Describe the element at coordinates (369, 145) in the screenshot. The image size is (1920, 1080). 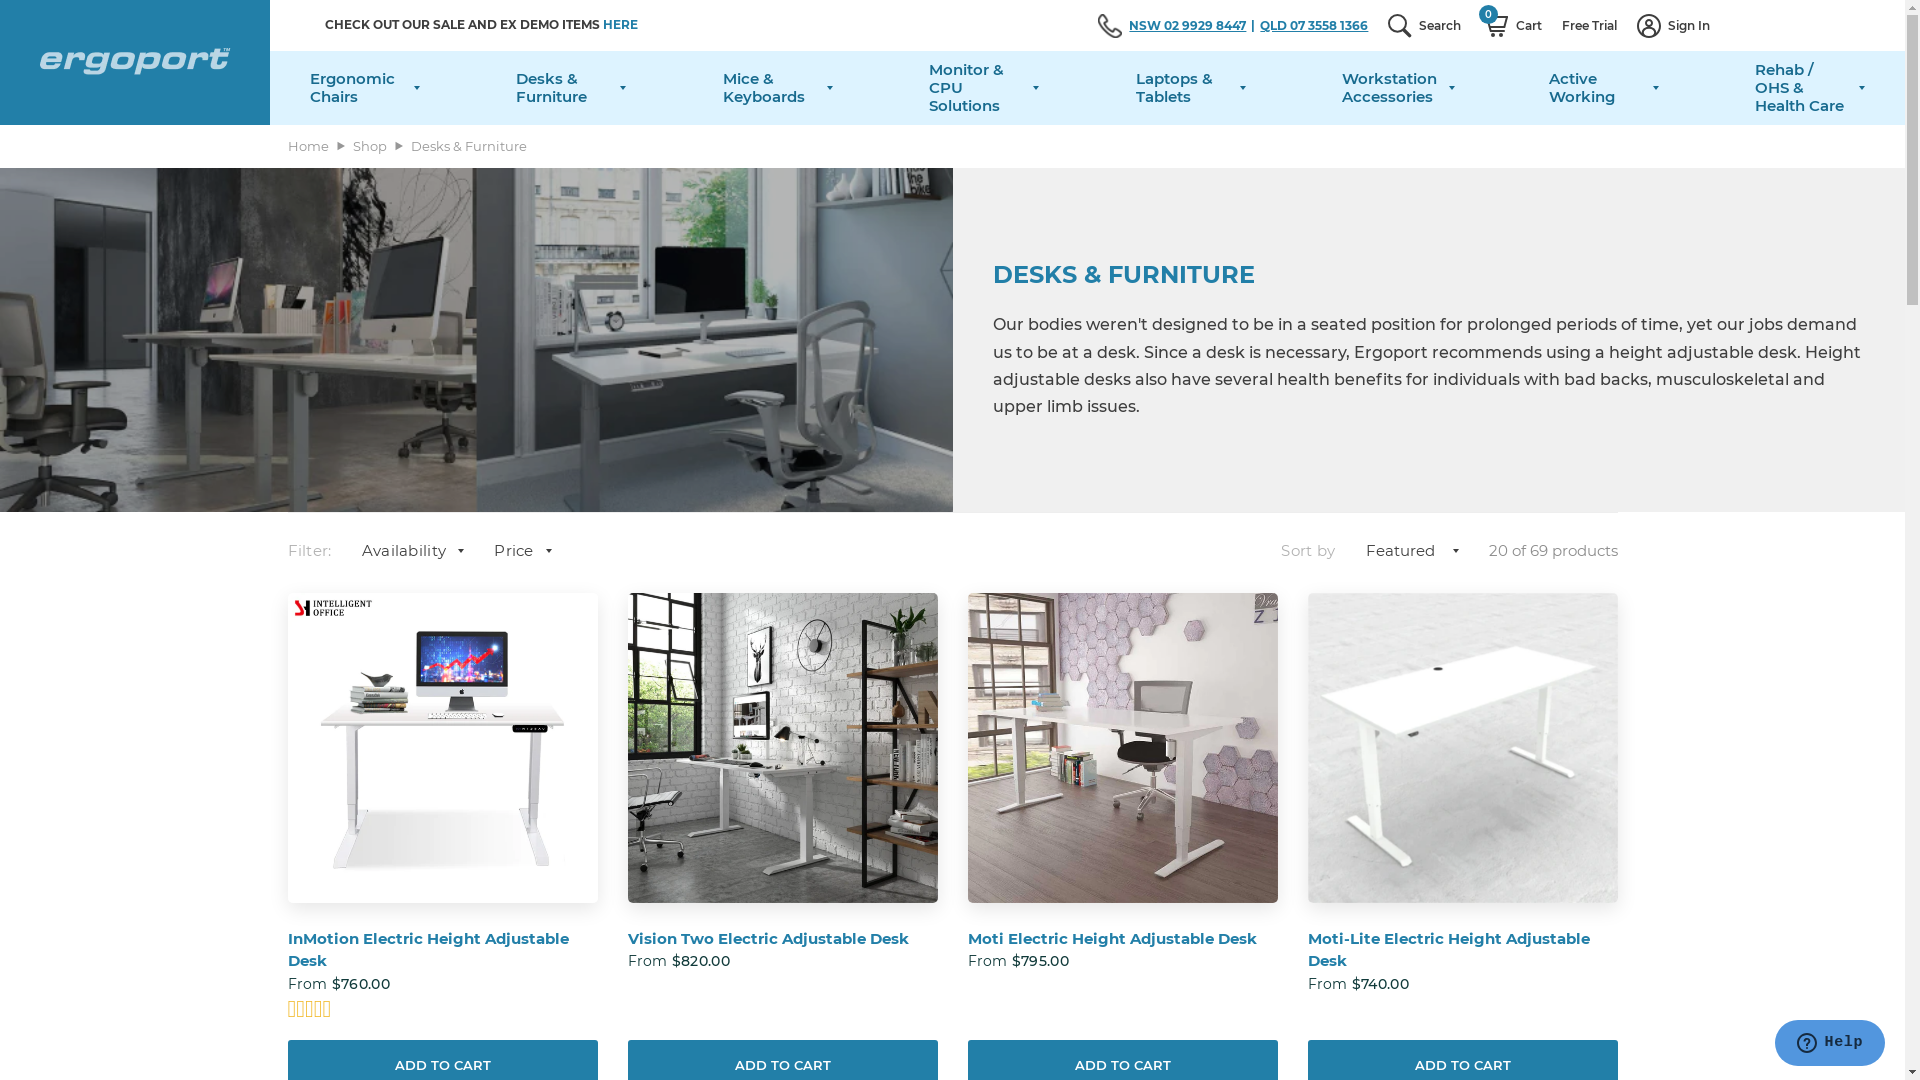
I see `'Shop'` at that location.